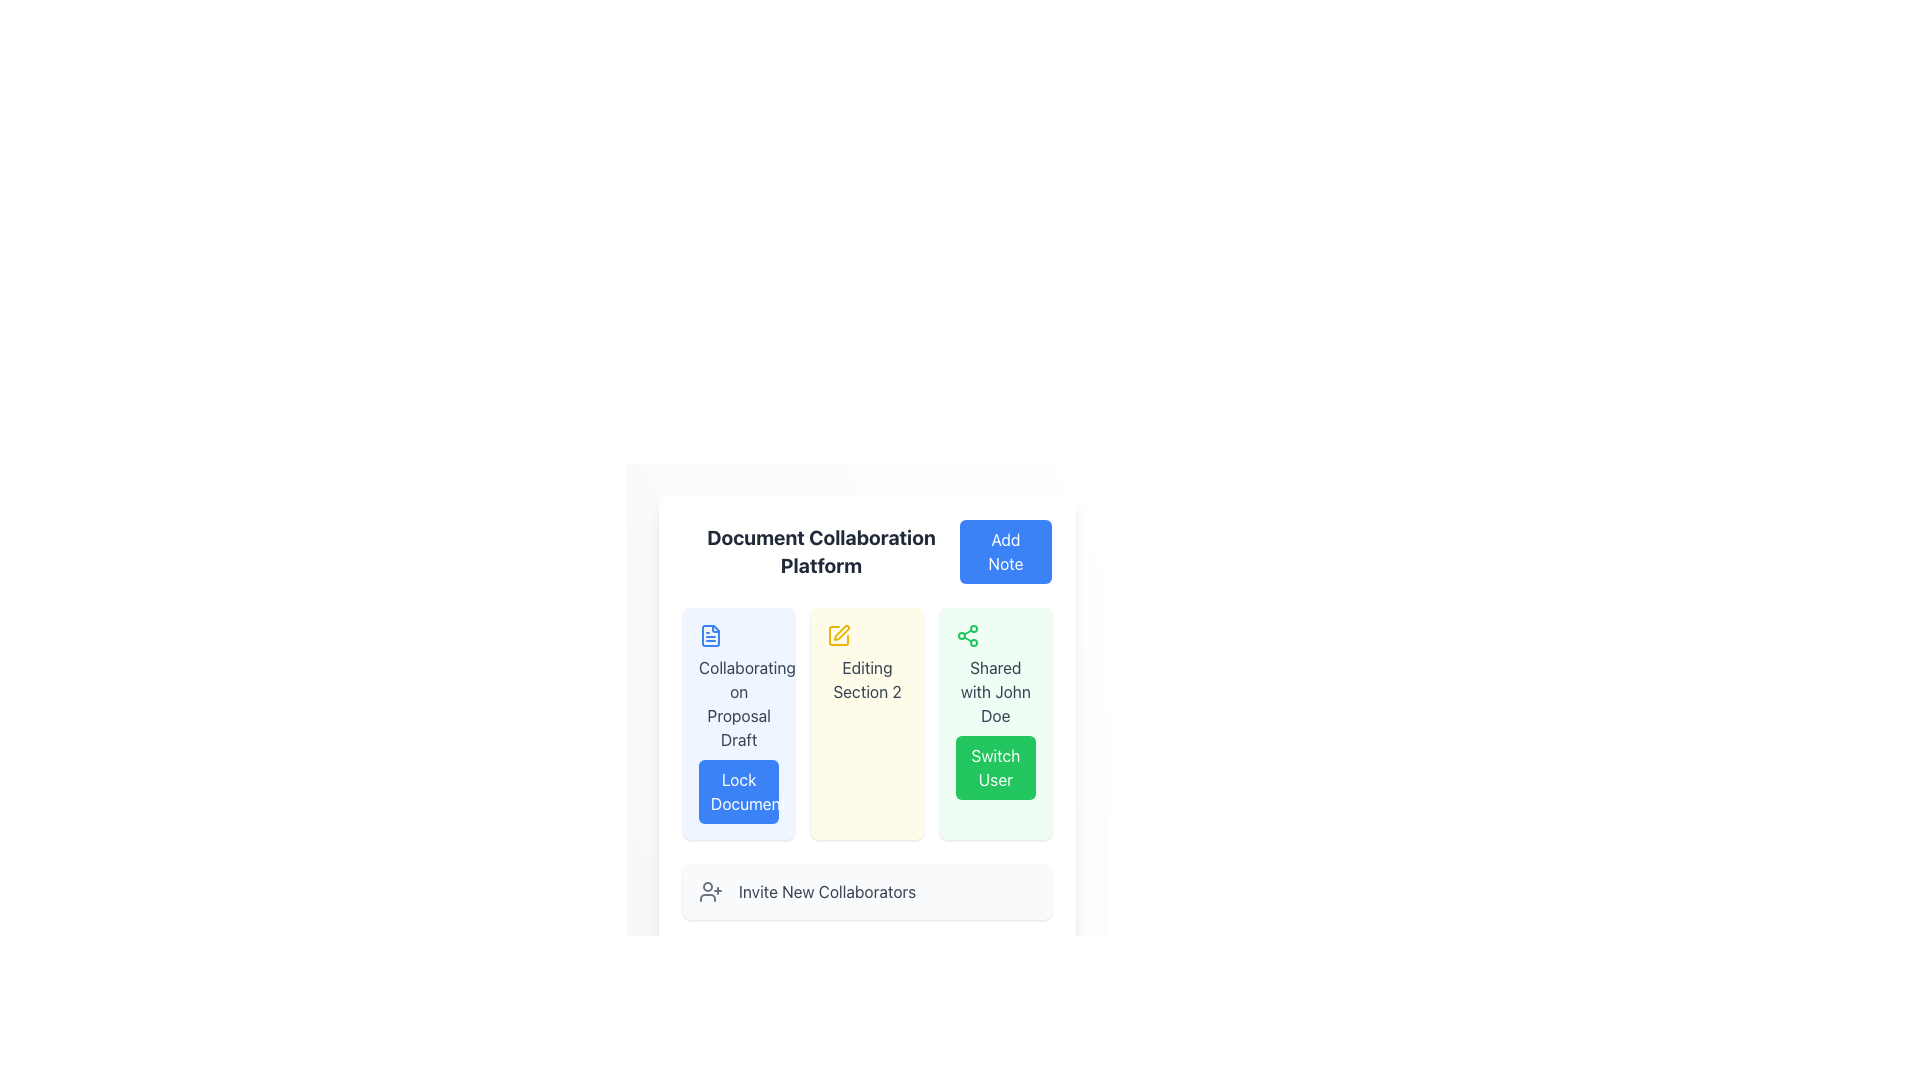 The width and height of the screenshot is (1920, 1080). I want to click on the 'Add Note' button located at the top-right corner of the 'Document Collaboration Platform' section, adjacent to the title text, so click(1005, 551).